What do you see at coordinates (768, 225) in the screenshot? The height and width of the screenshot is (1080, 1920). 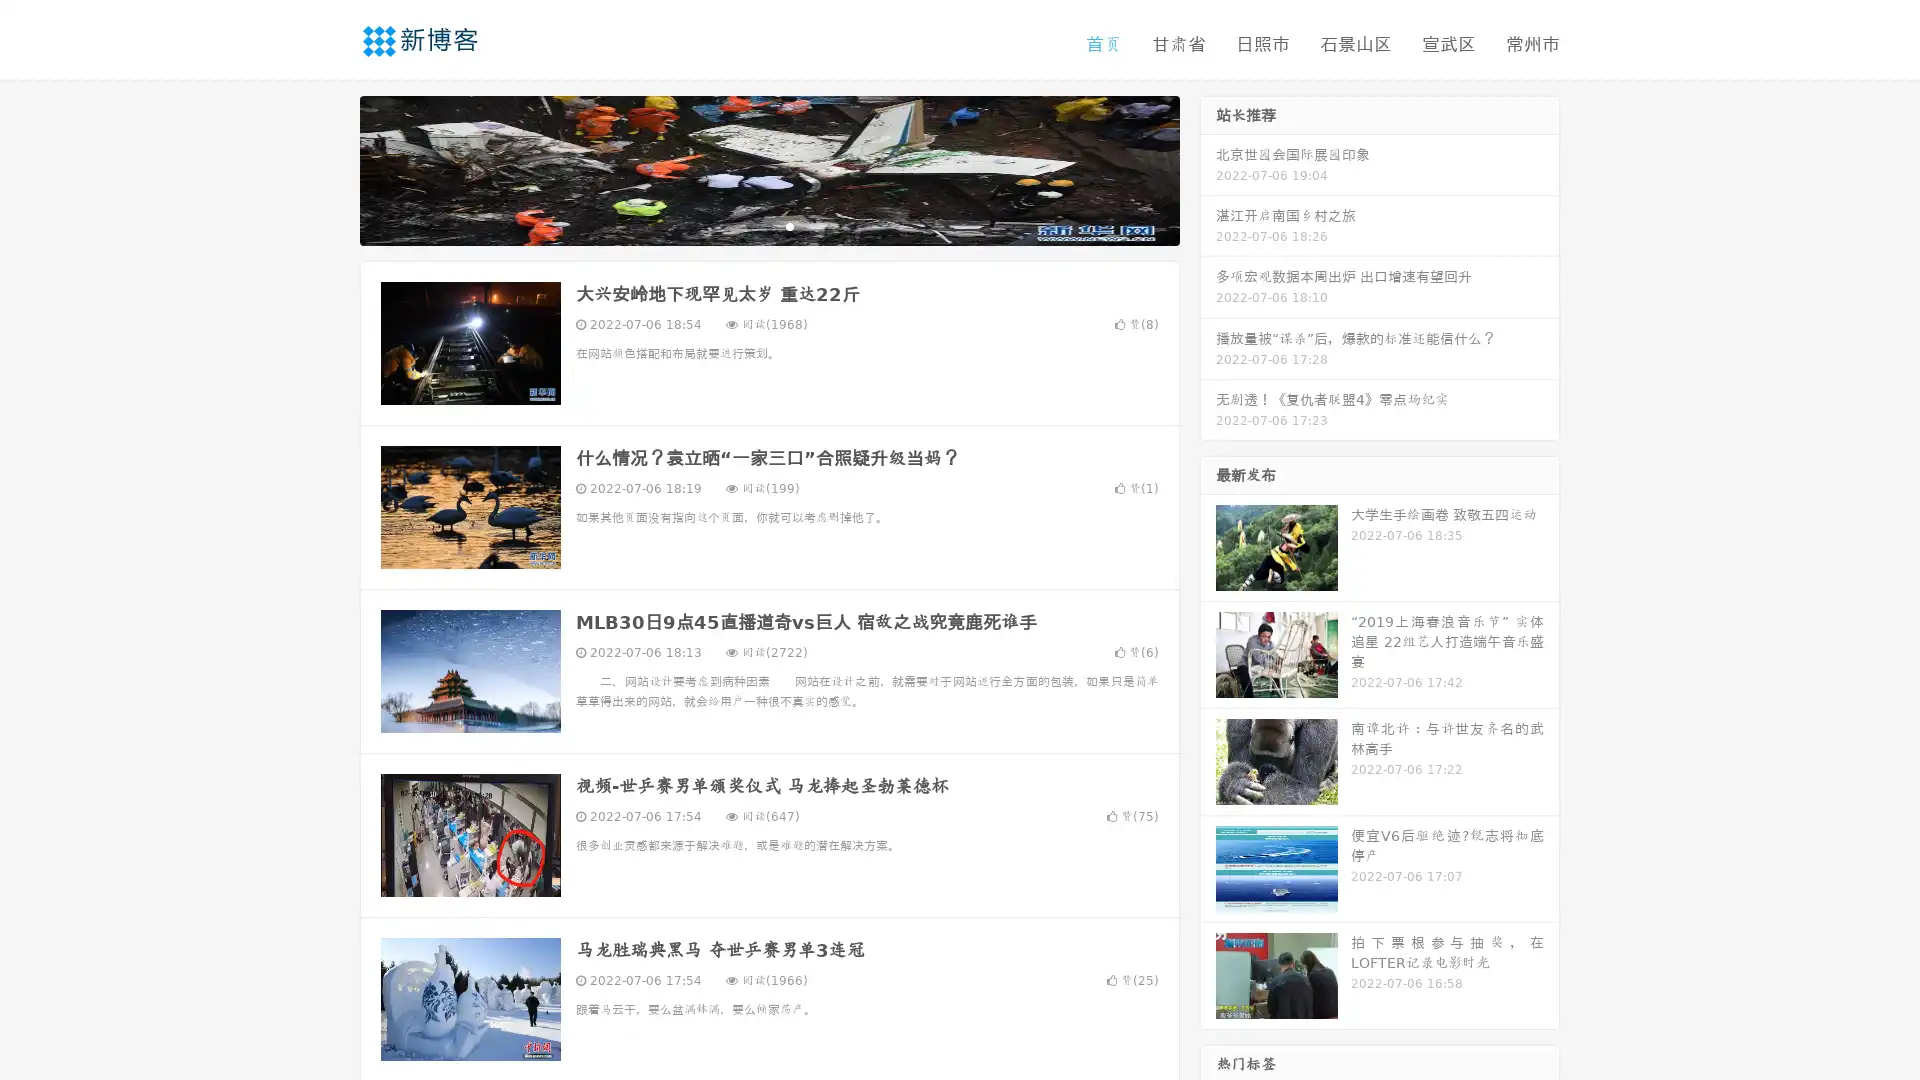 I see `Go to slide 2` at bounding box center [768, 225].